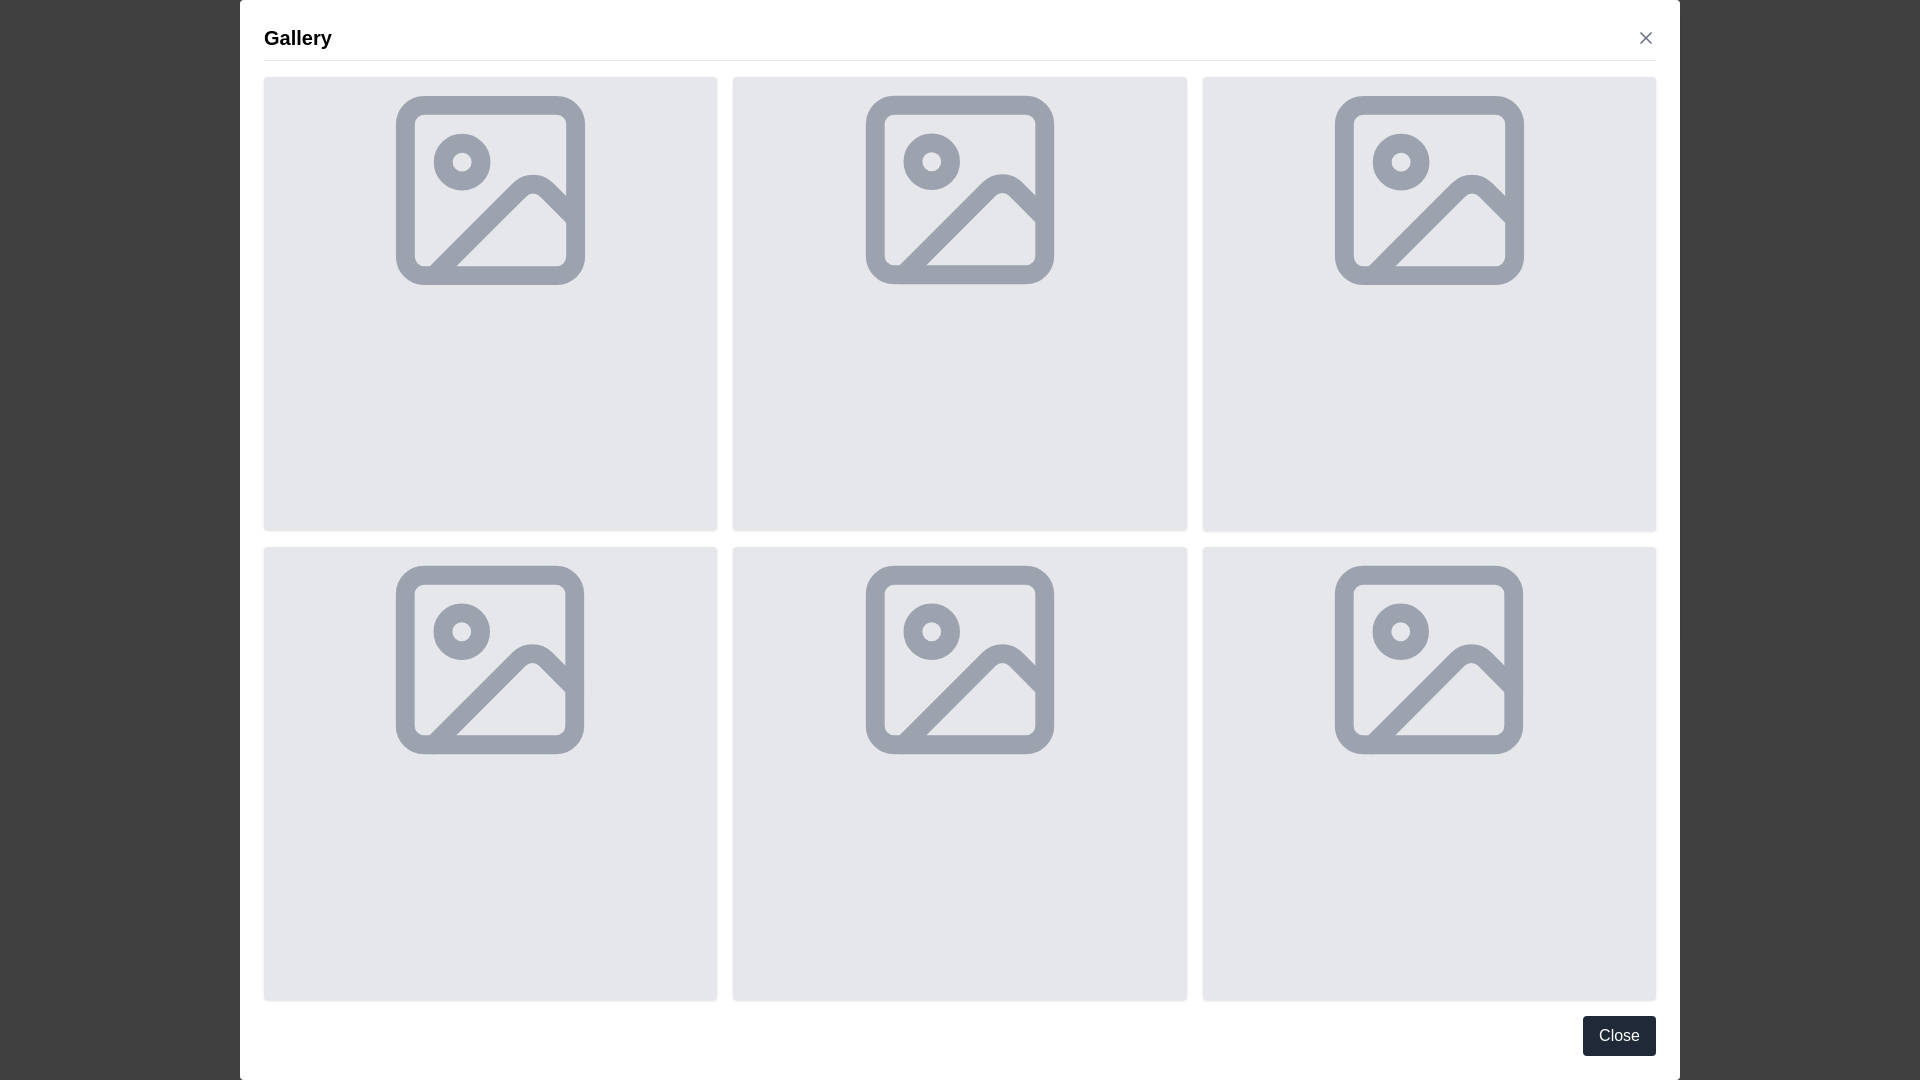 This screenshot has height=1080, width=1920. I want to click on the 'X' icon in the top-right corner of the interface, so click(1646, 38).